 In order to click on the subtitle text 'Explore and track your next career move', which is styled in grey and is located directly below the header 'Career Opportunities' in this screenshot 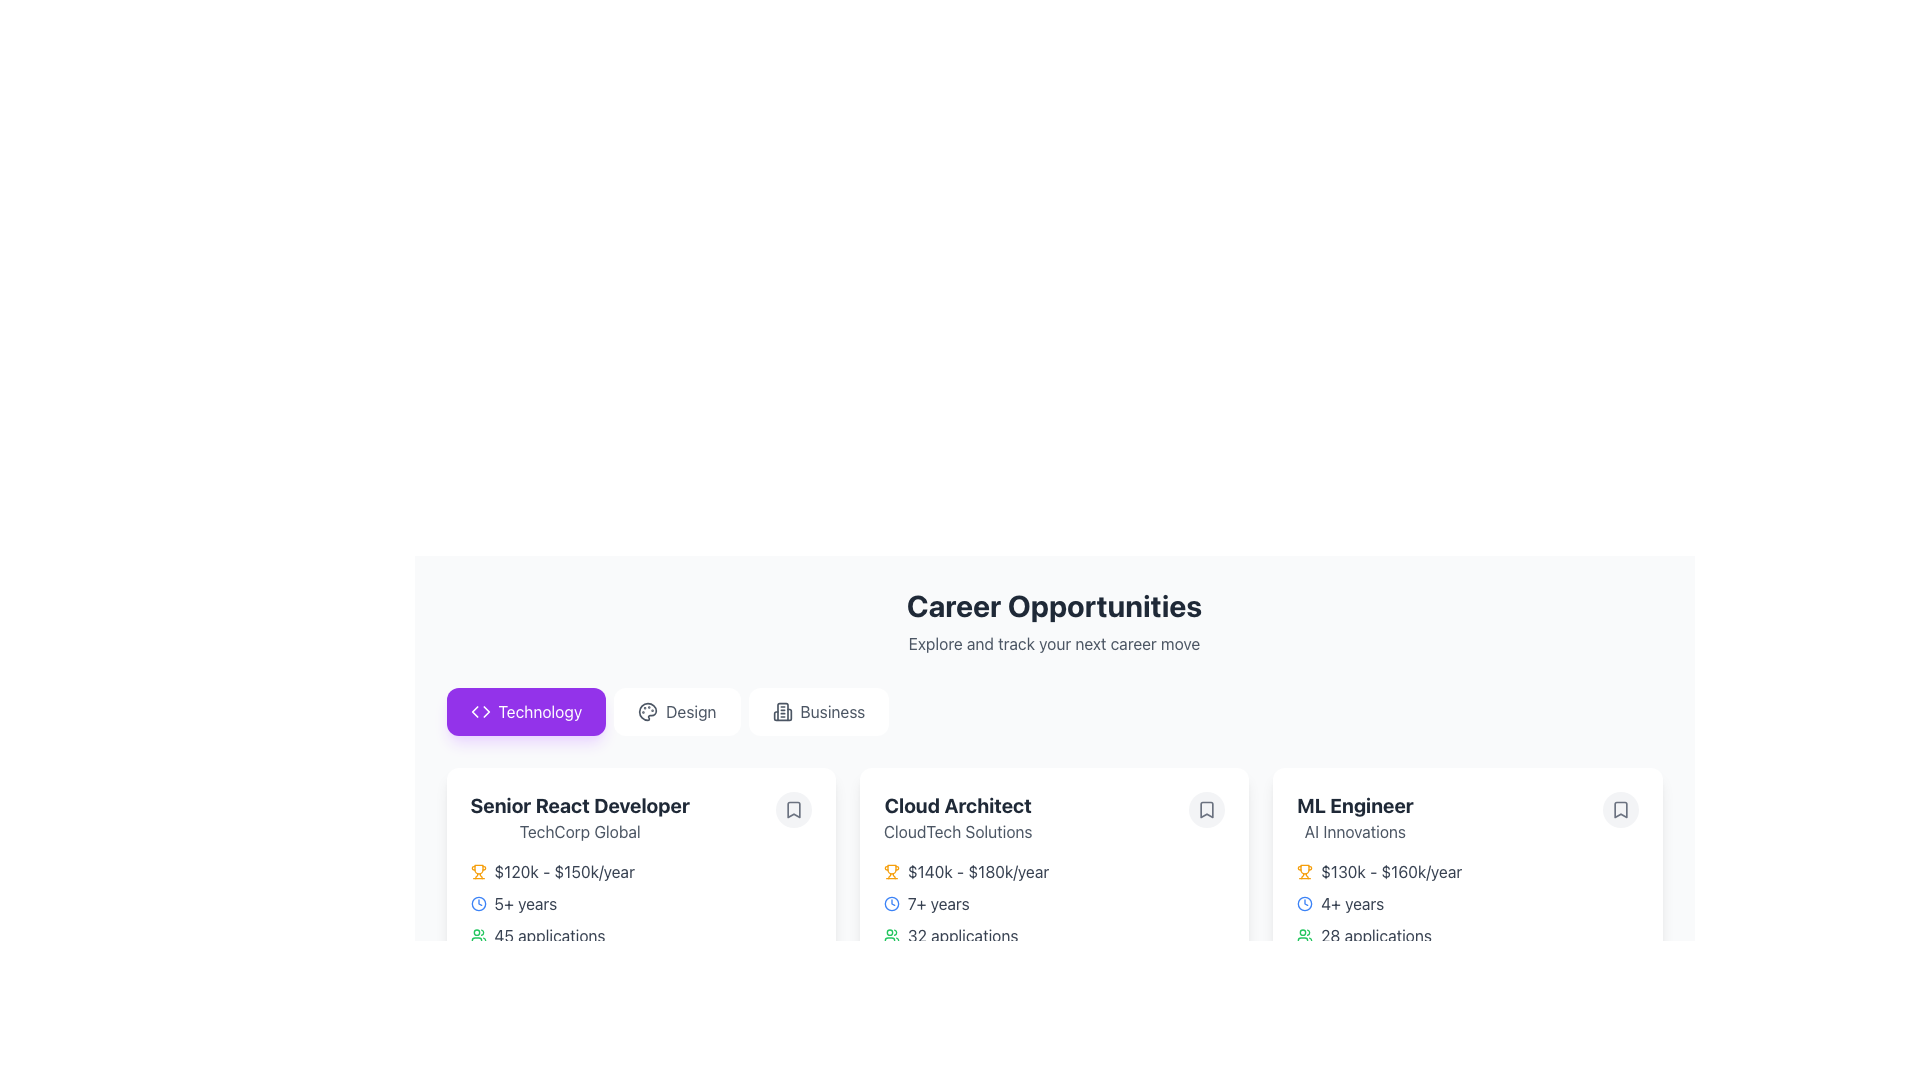, I will do `click(1053, 644)`.